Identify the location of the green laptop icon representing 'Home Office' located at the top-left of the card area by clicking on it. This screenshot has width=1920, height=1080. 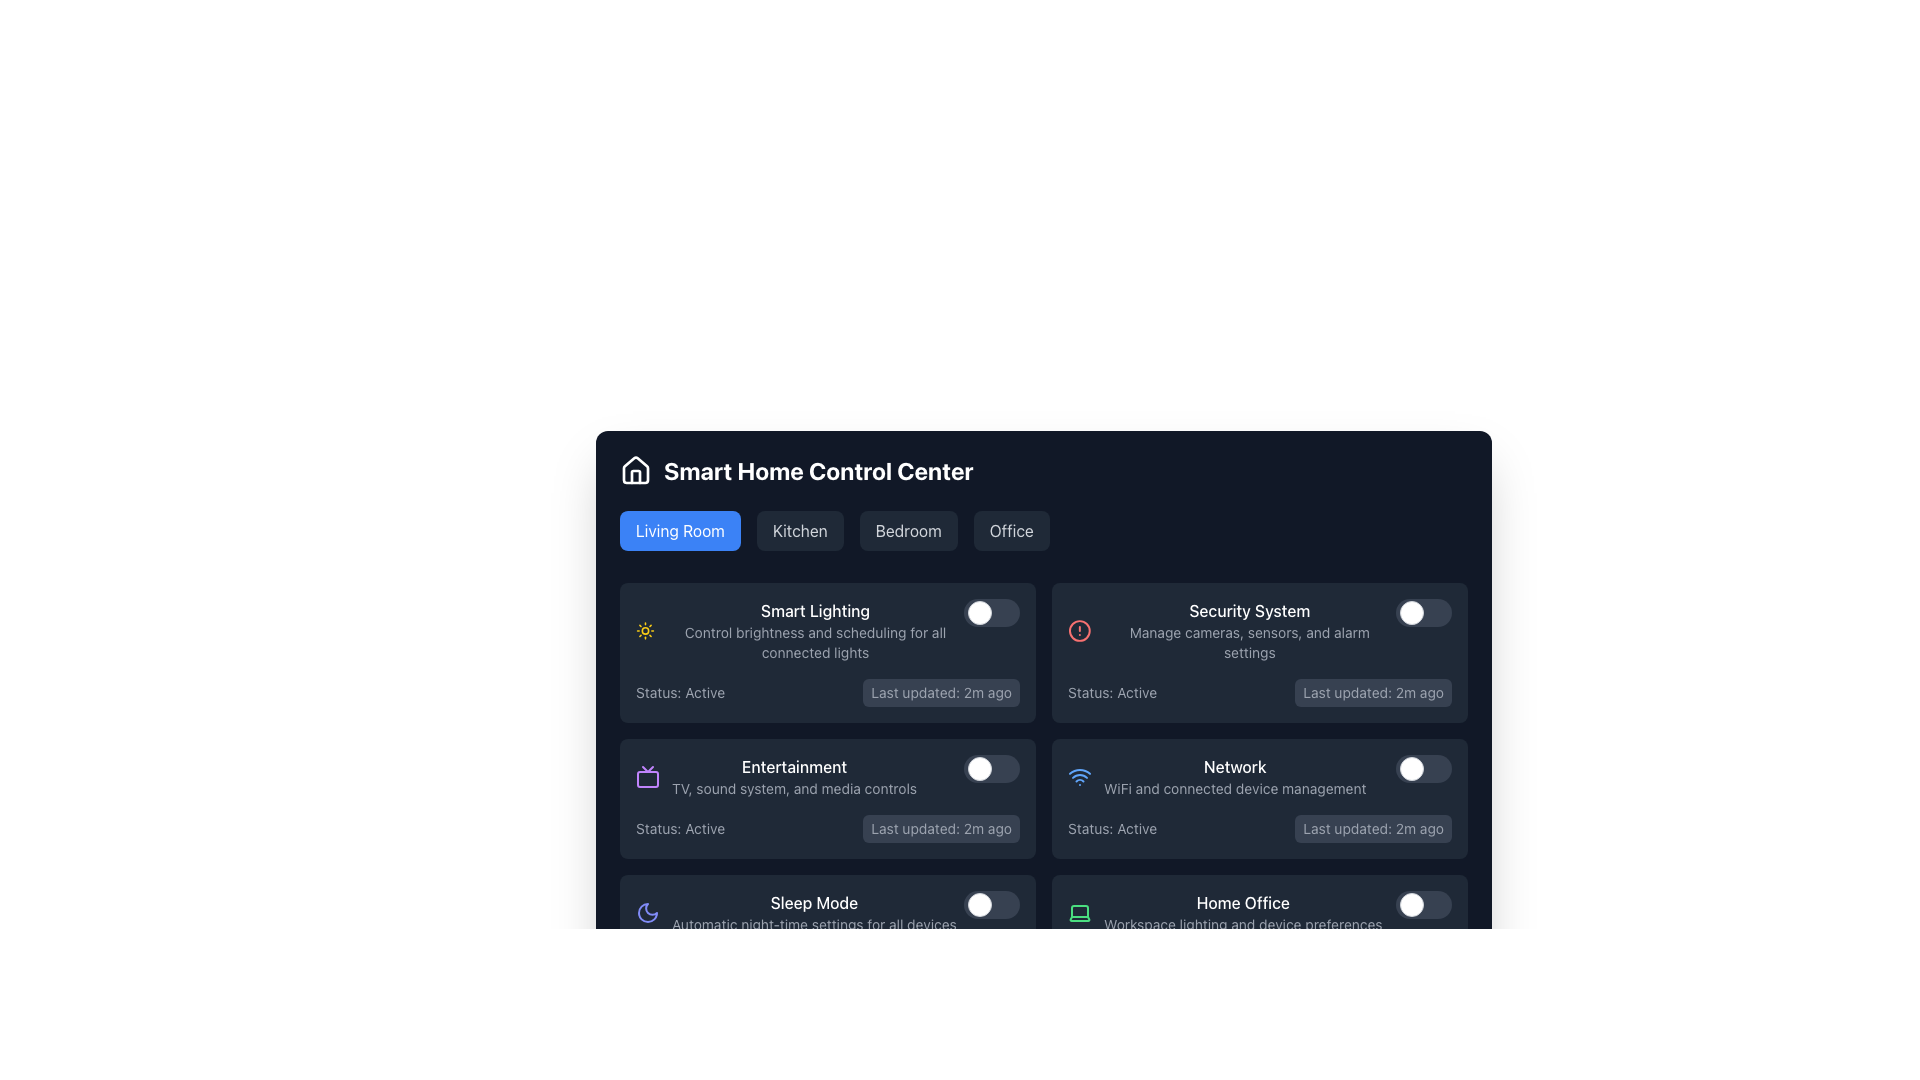
(1079, 913).